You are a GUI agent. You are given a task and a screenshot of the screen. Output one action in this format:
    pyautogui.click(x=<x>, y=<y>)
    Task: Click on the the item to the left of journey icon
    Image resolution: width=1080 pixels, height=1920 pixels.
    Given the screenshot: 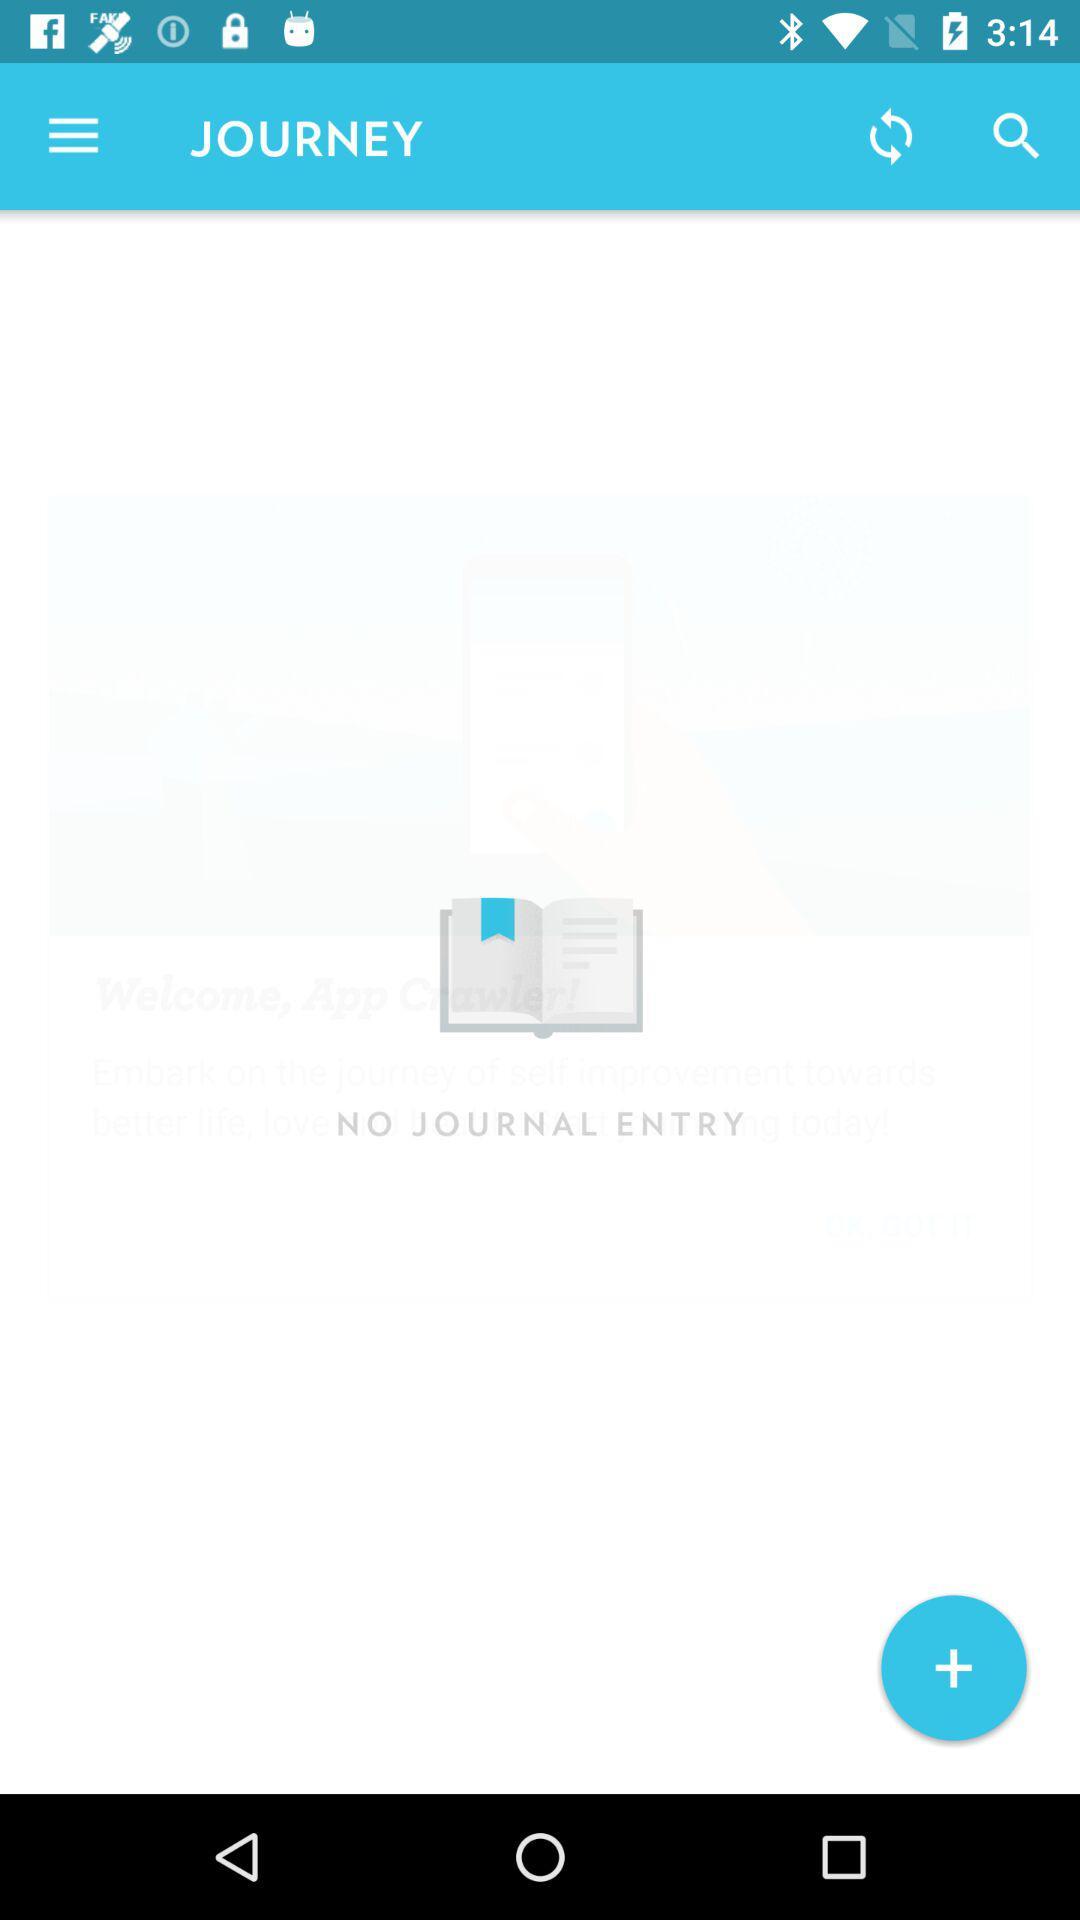 What is the action you would take?
    pyautogui.click(x=72, y=135)
    